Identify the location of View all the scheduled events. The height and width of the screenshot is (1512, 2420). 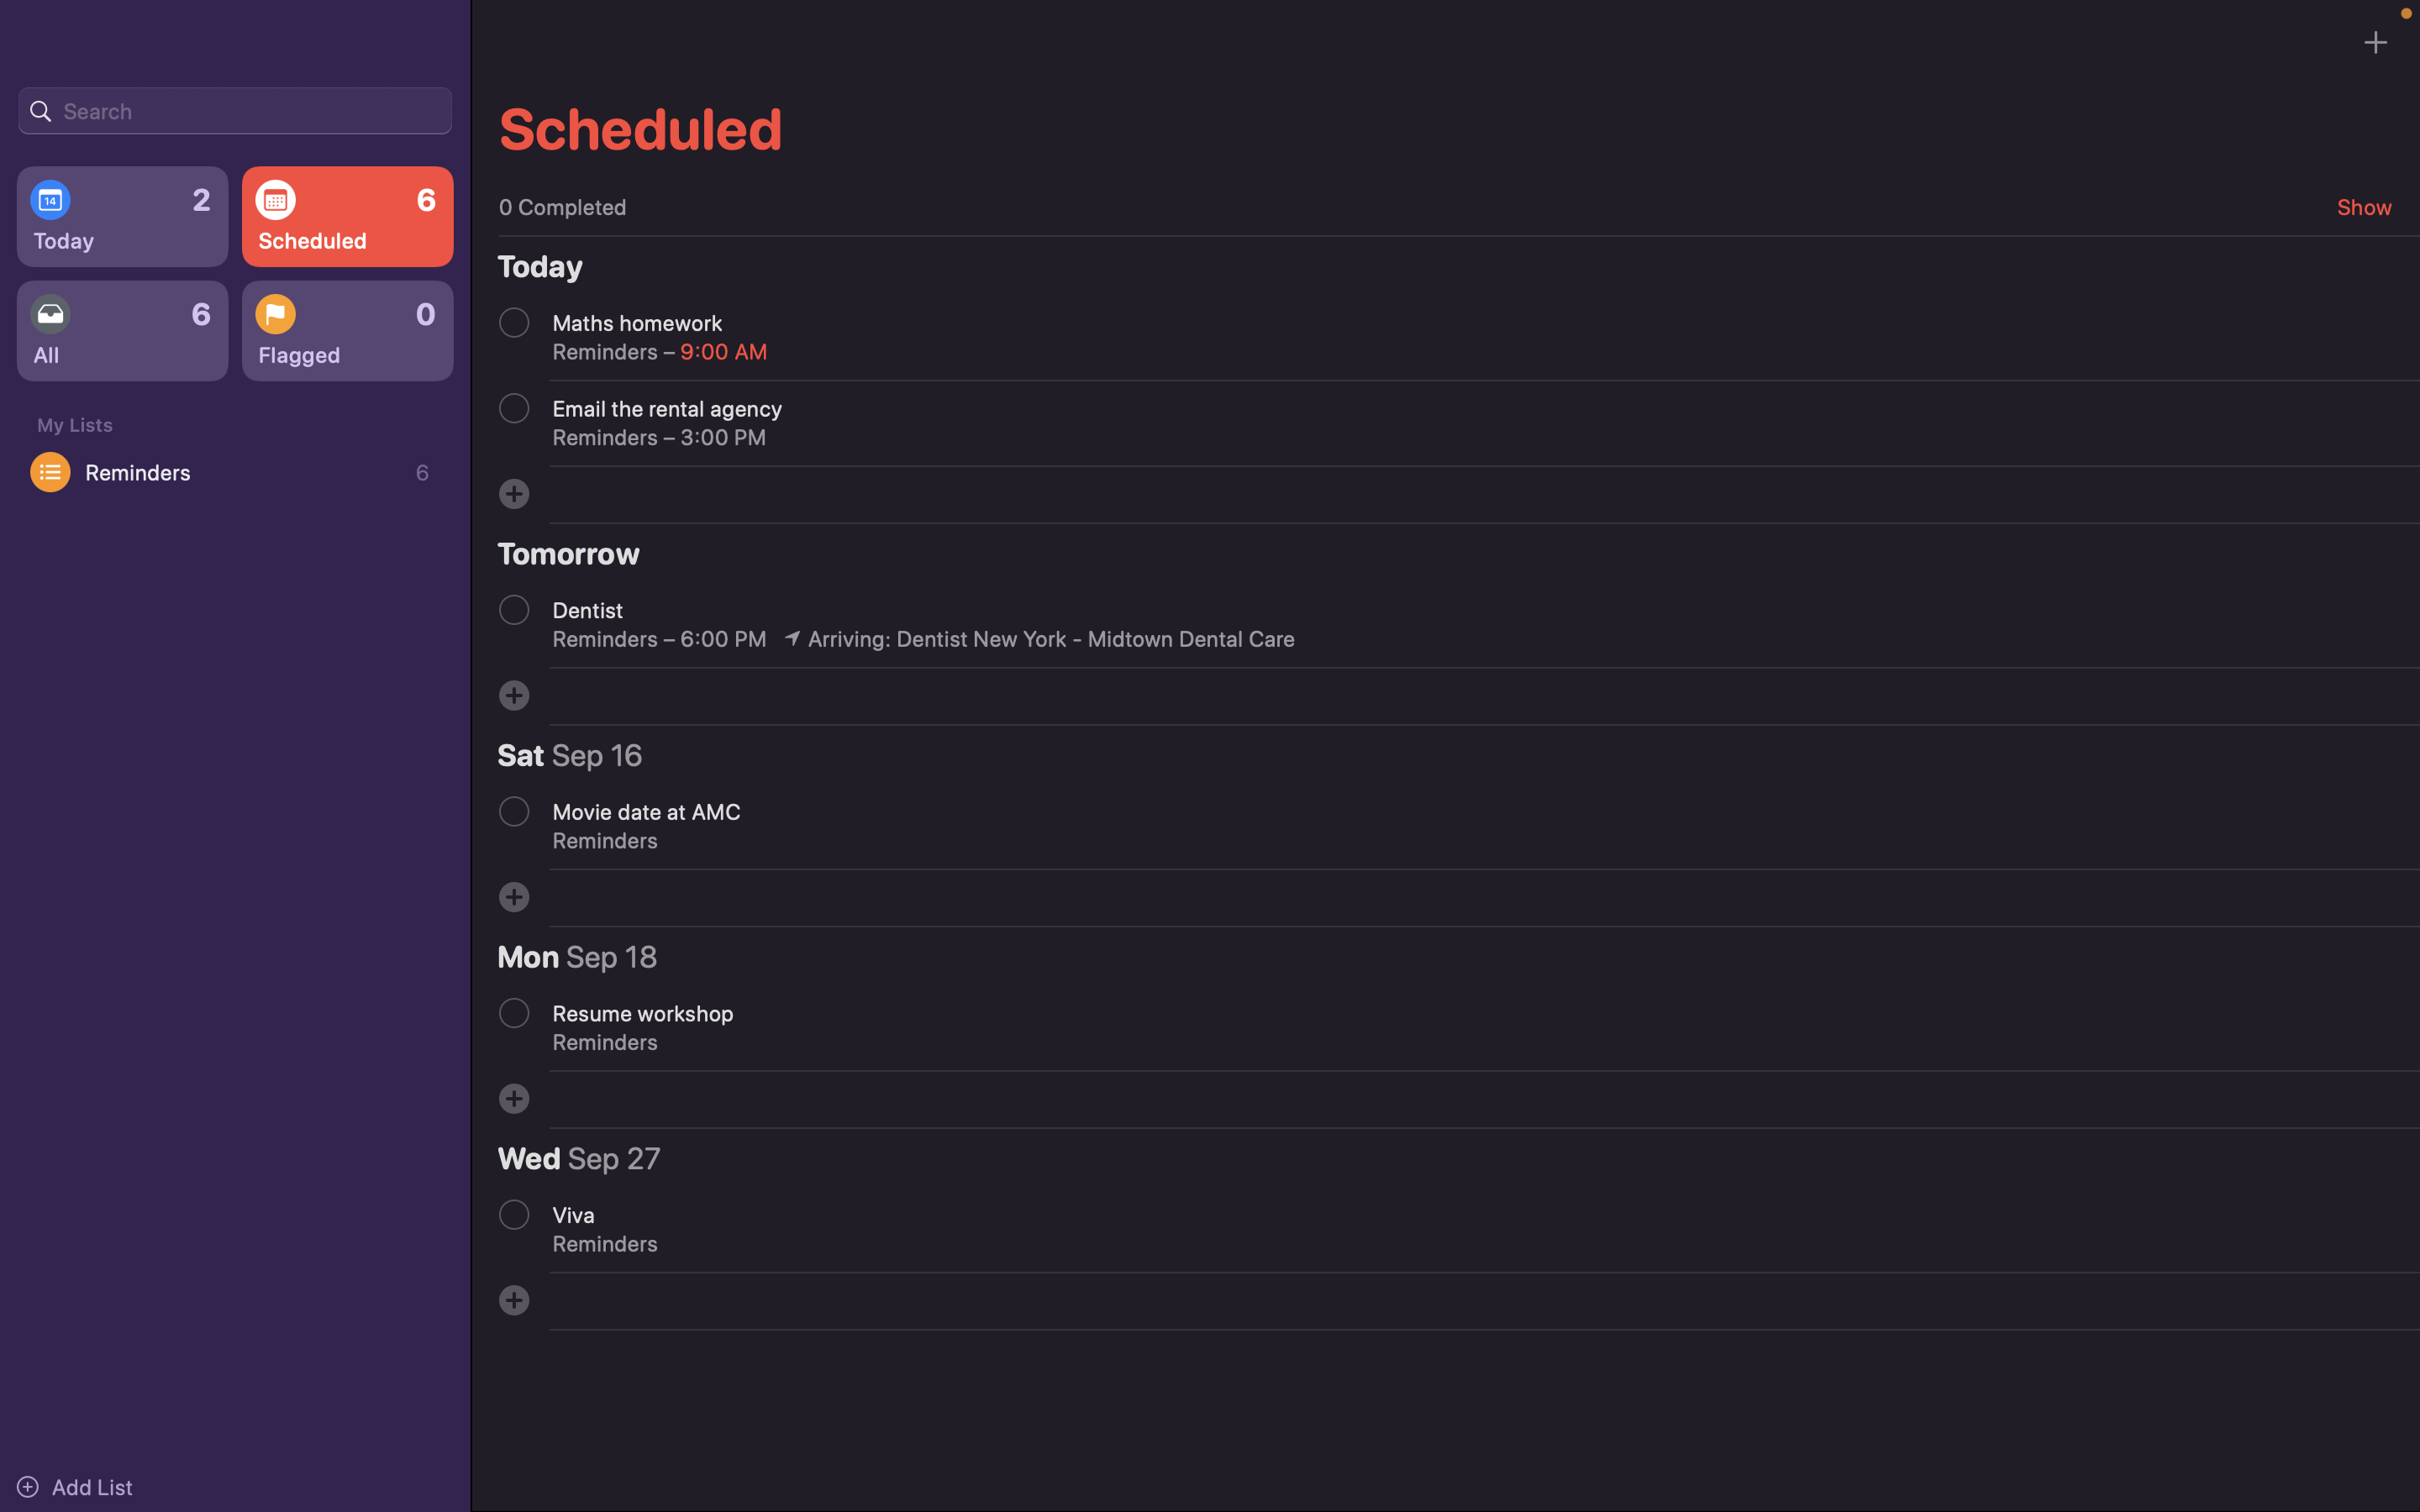
(345, 215).